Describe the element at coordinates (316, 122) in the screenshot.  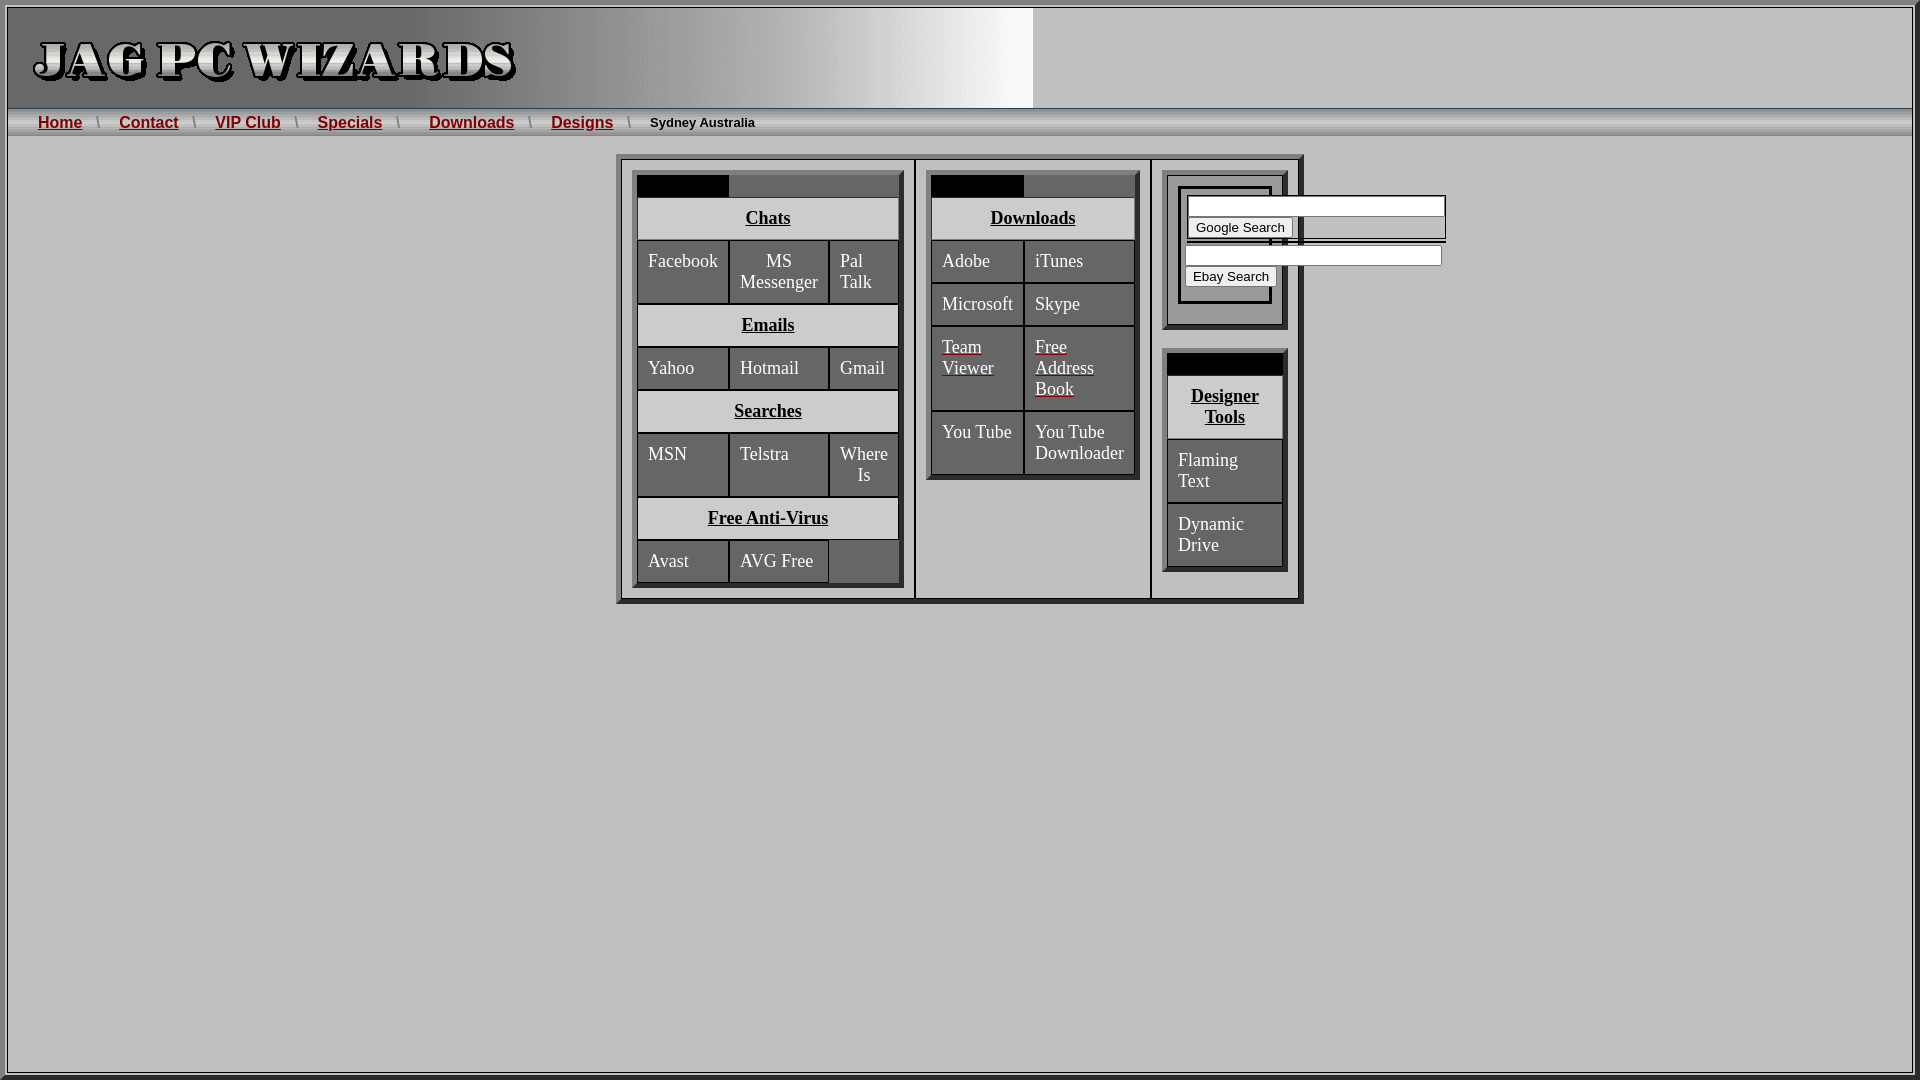
I see `'Specials'` at that location.